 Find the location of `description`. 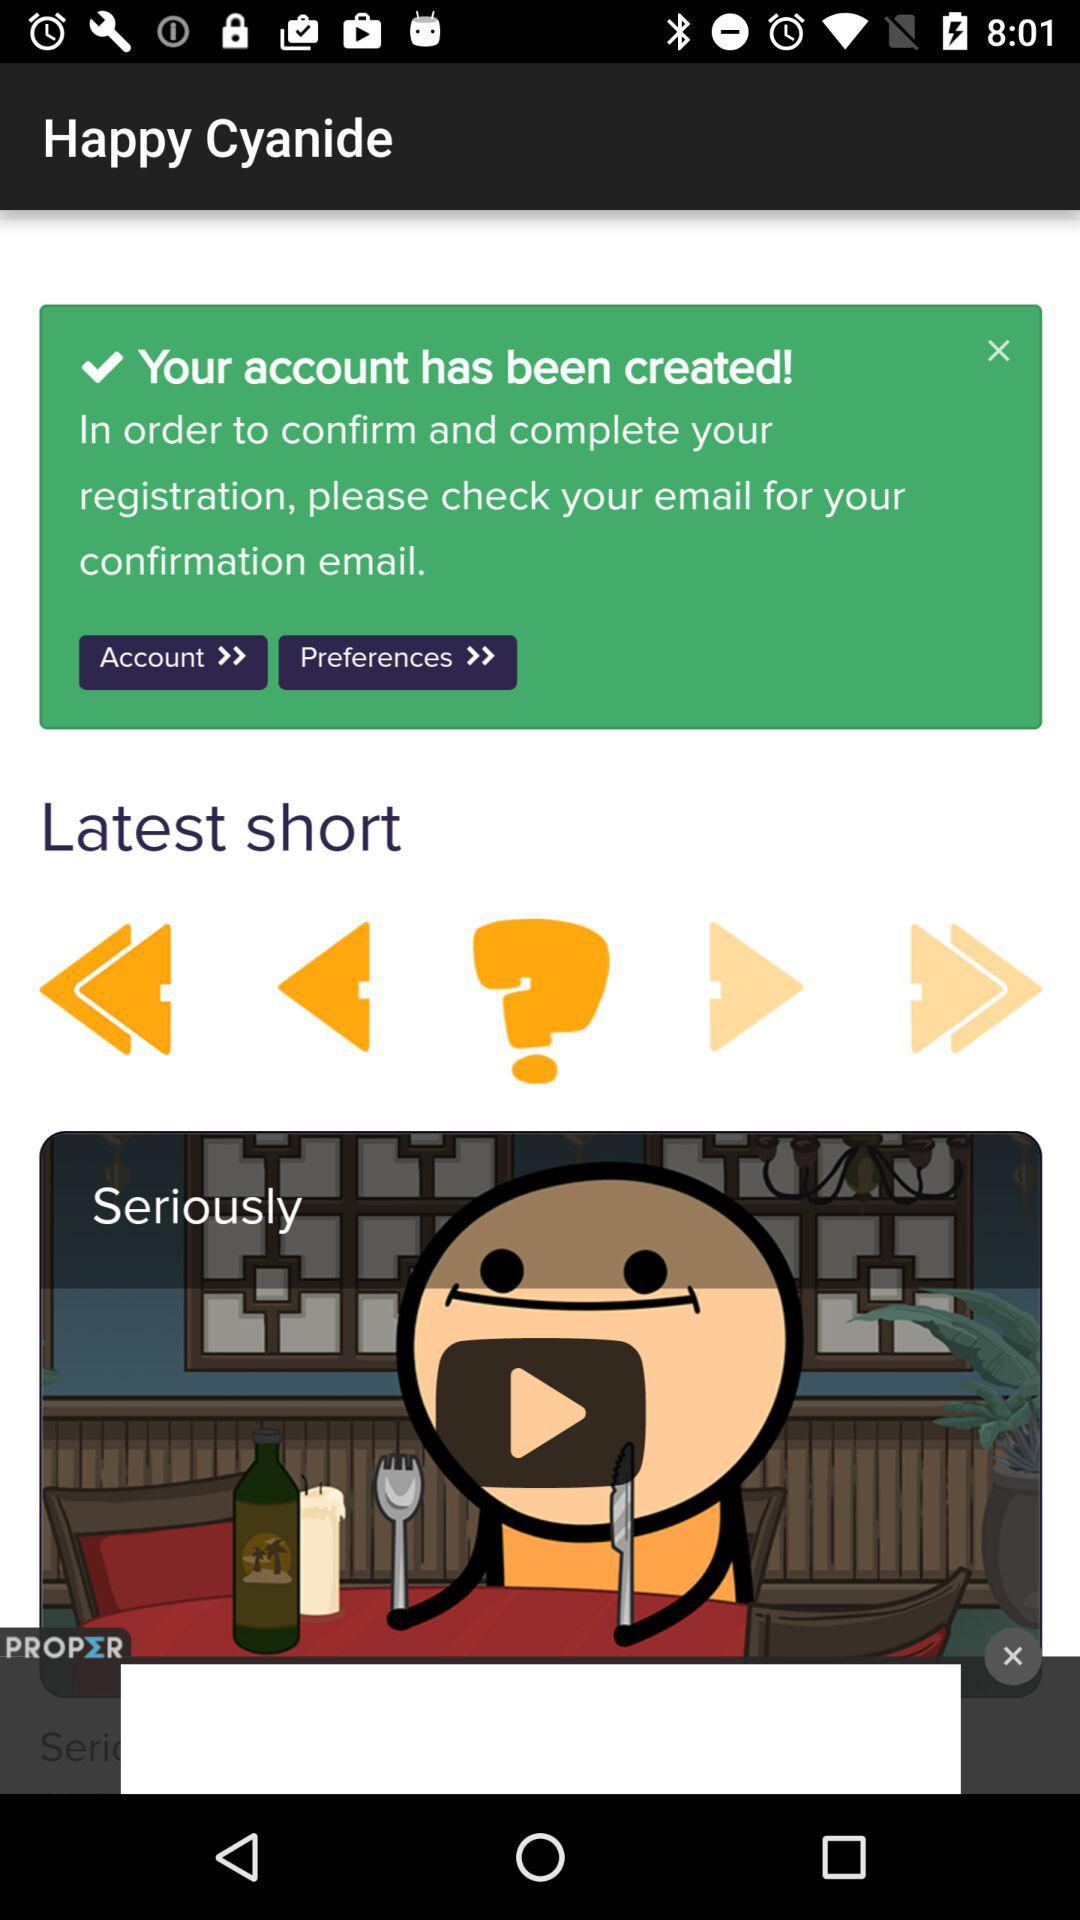

description is located at coordinates (540, 1002).